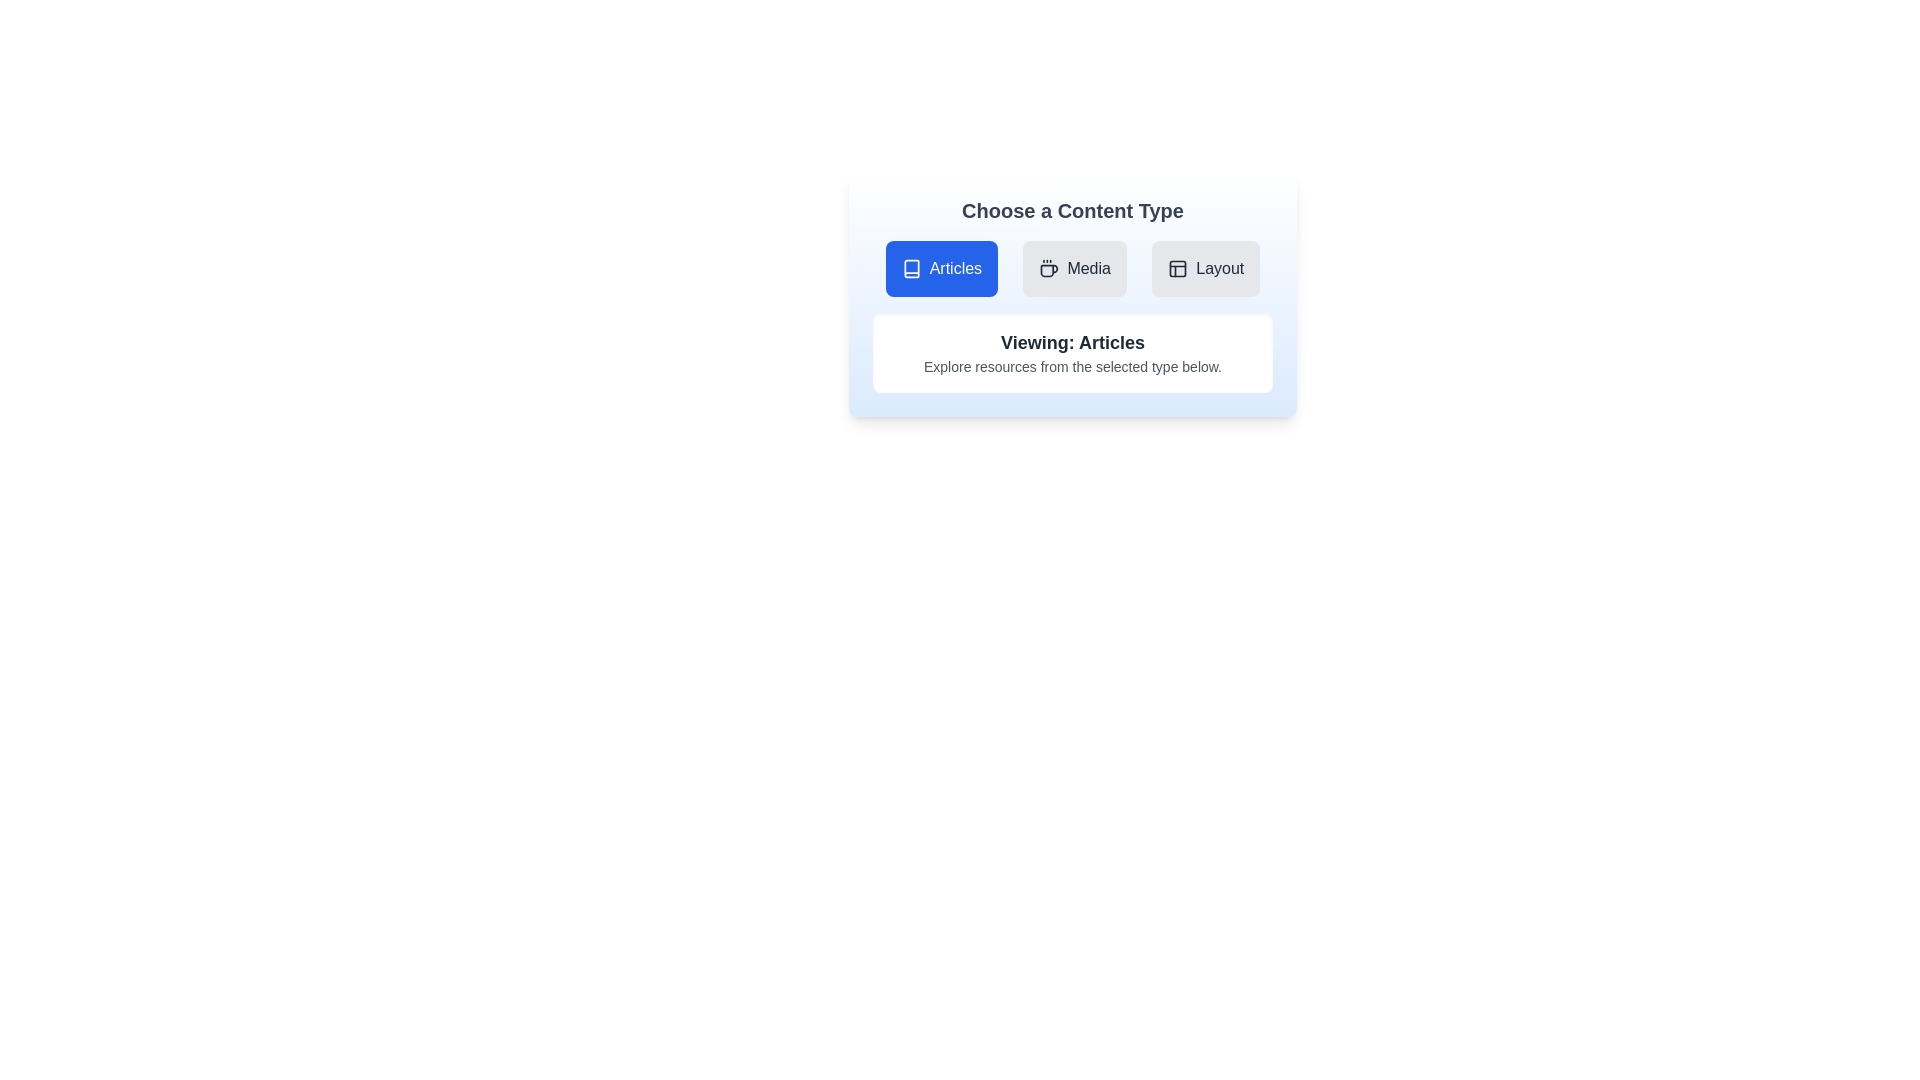 Image resolution: width=1920 pixels, height=1080 pixels. Describe the element at coordinates (1072, 268) in the screenshot. I see `the button in the horizontal button group` at that location.